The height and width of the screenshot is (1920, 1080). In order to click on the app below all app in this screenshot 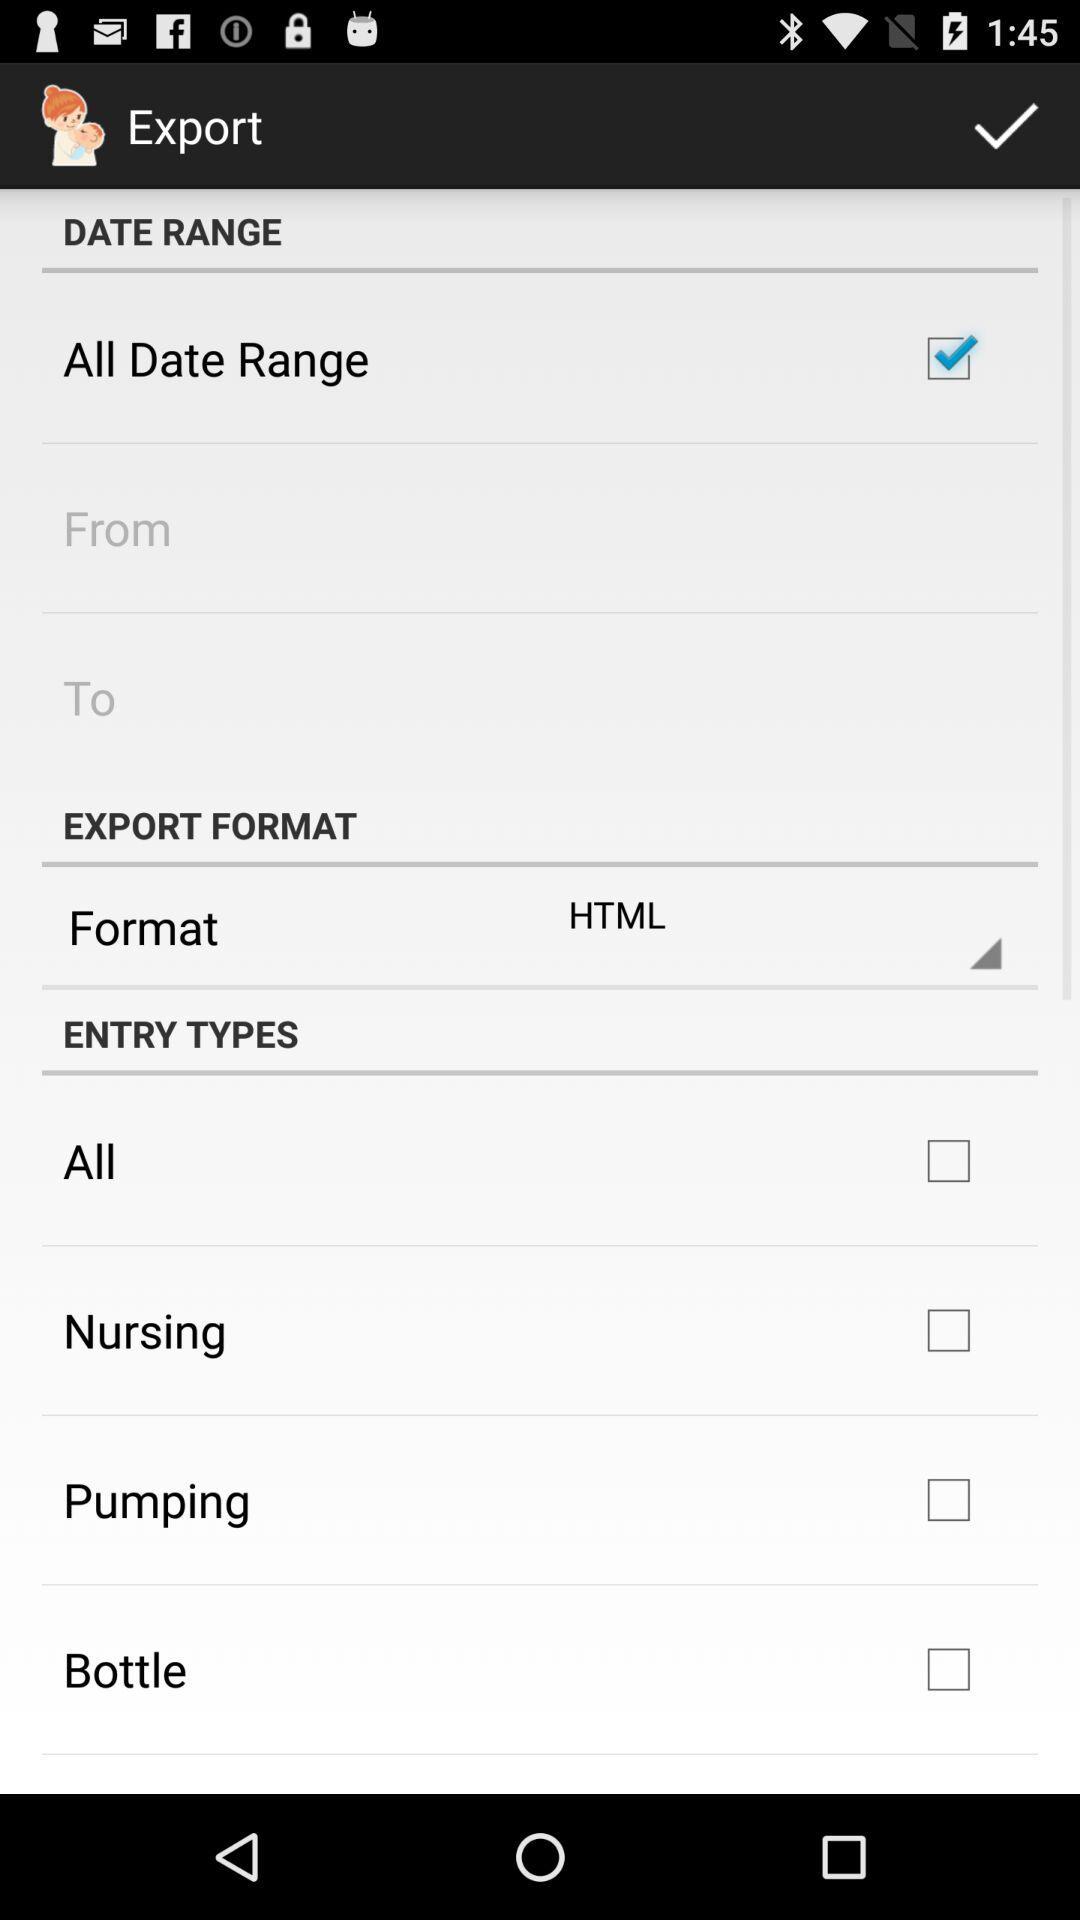, I will do `click(143, 1330)`.